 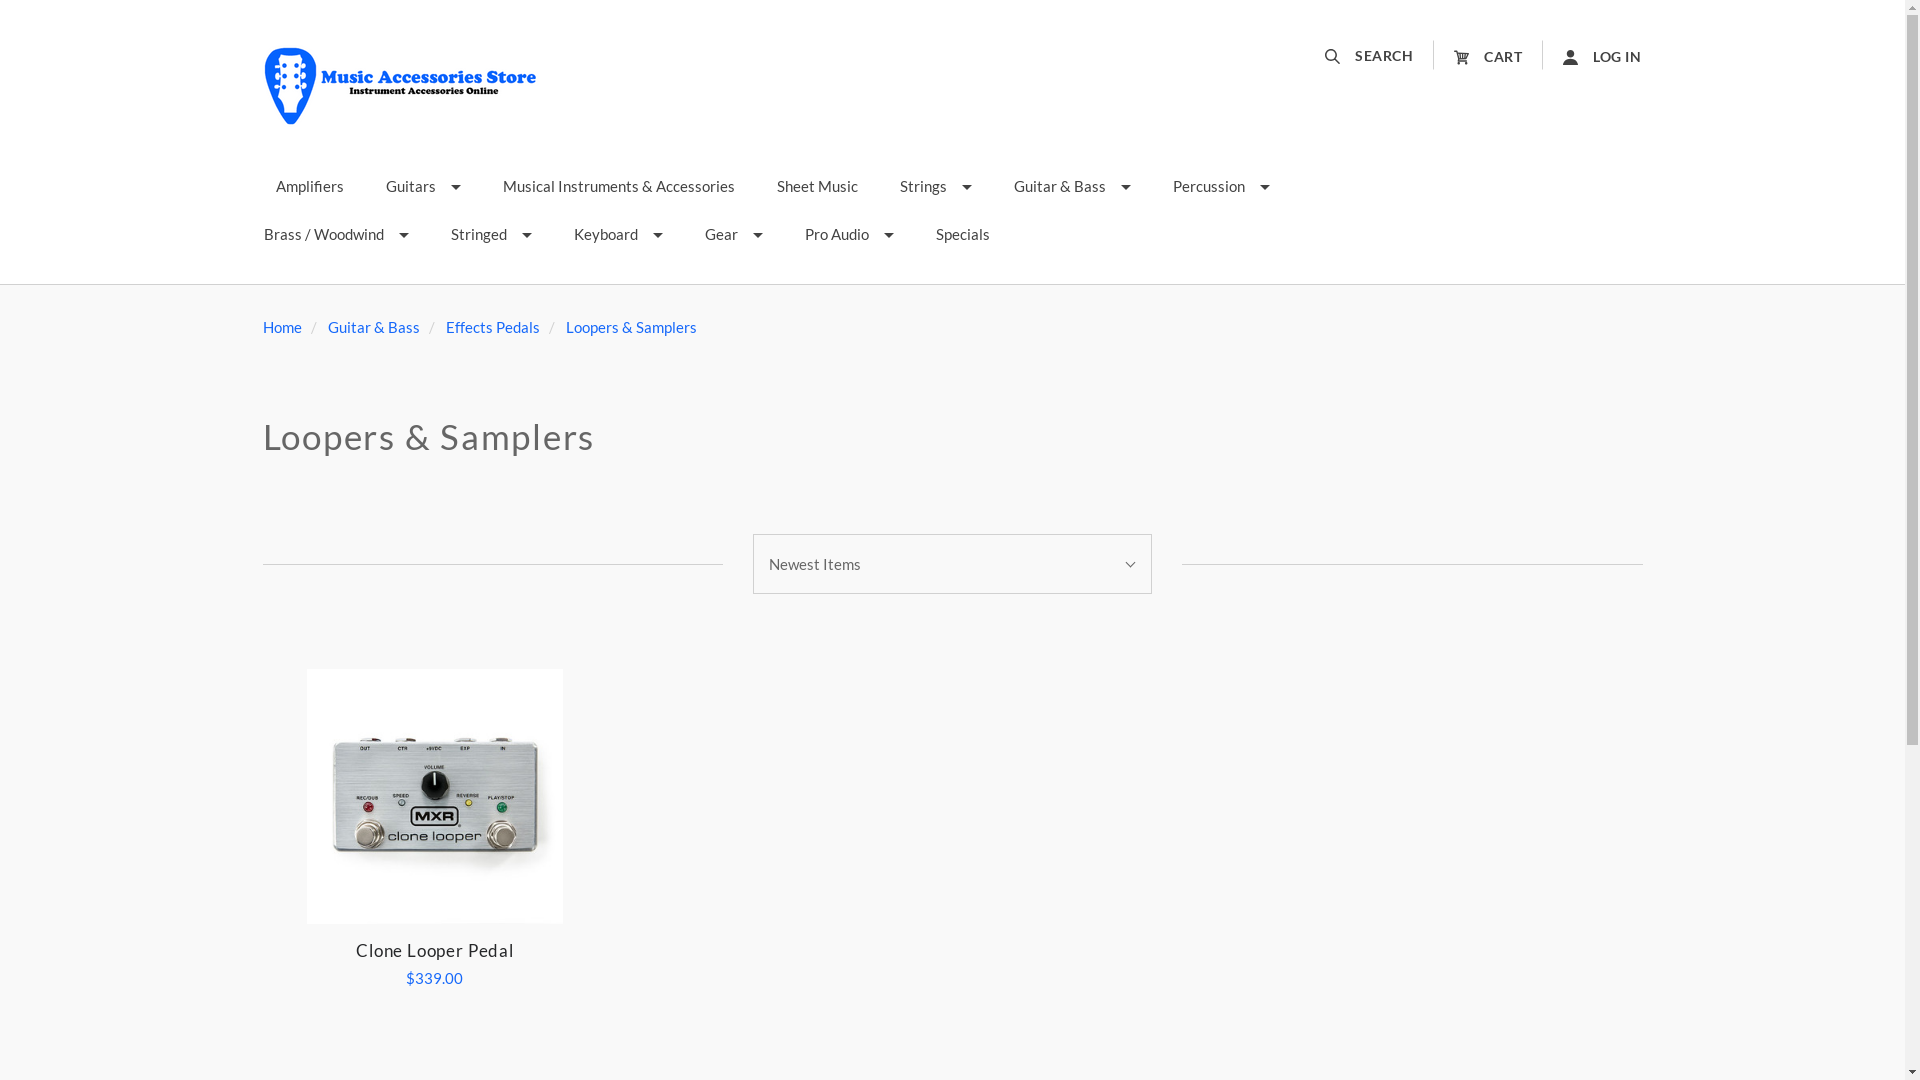 What do you see at coordinates (1377, 53) in the screenshot?
I see `'SEARCH'` at bounding box center [1377, 53].